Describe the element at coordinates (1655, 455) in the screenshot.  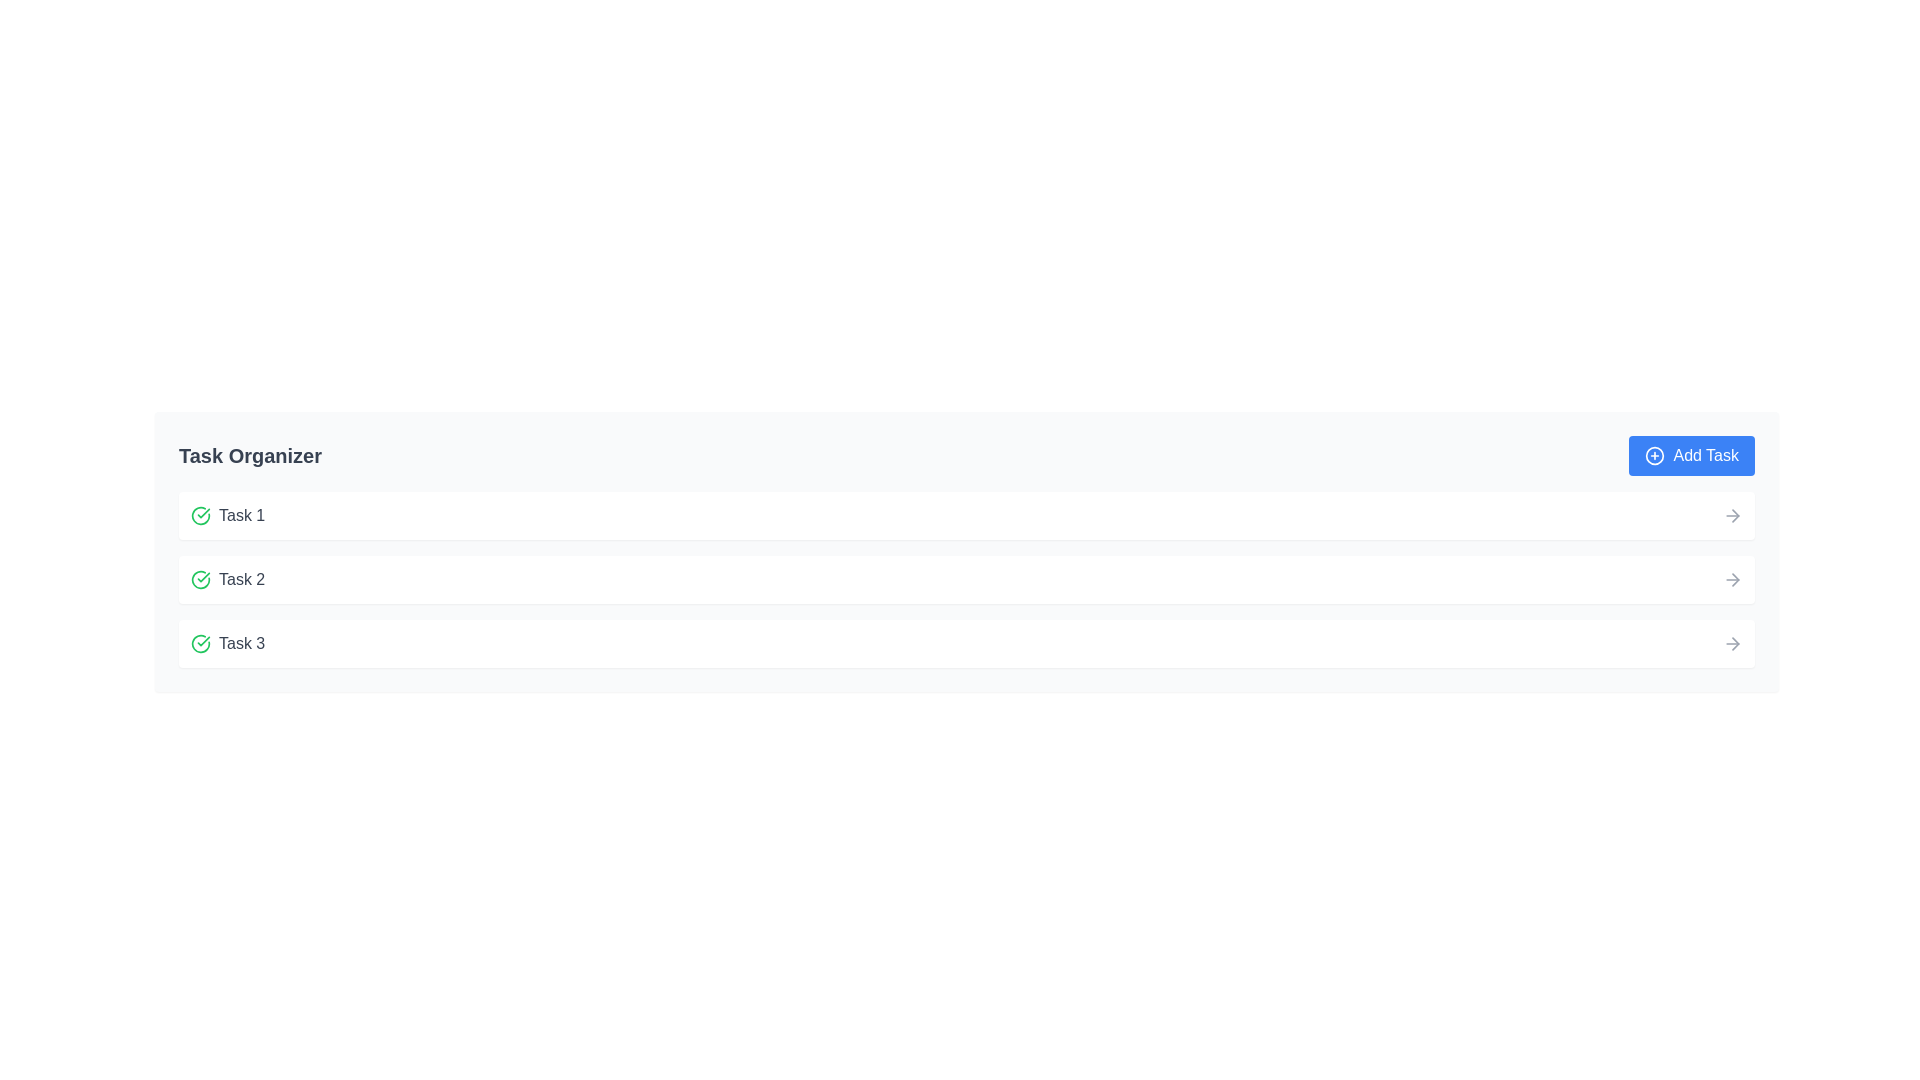
I see `the circular part of the '+' icon located on the left side of the 'Add Task' button in the top right corner` at that location.